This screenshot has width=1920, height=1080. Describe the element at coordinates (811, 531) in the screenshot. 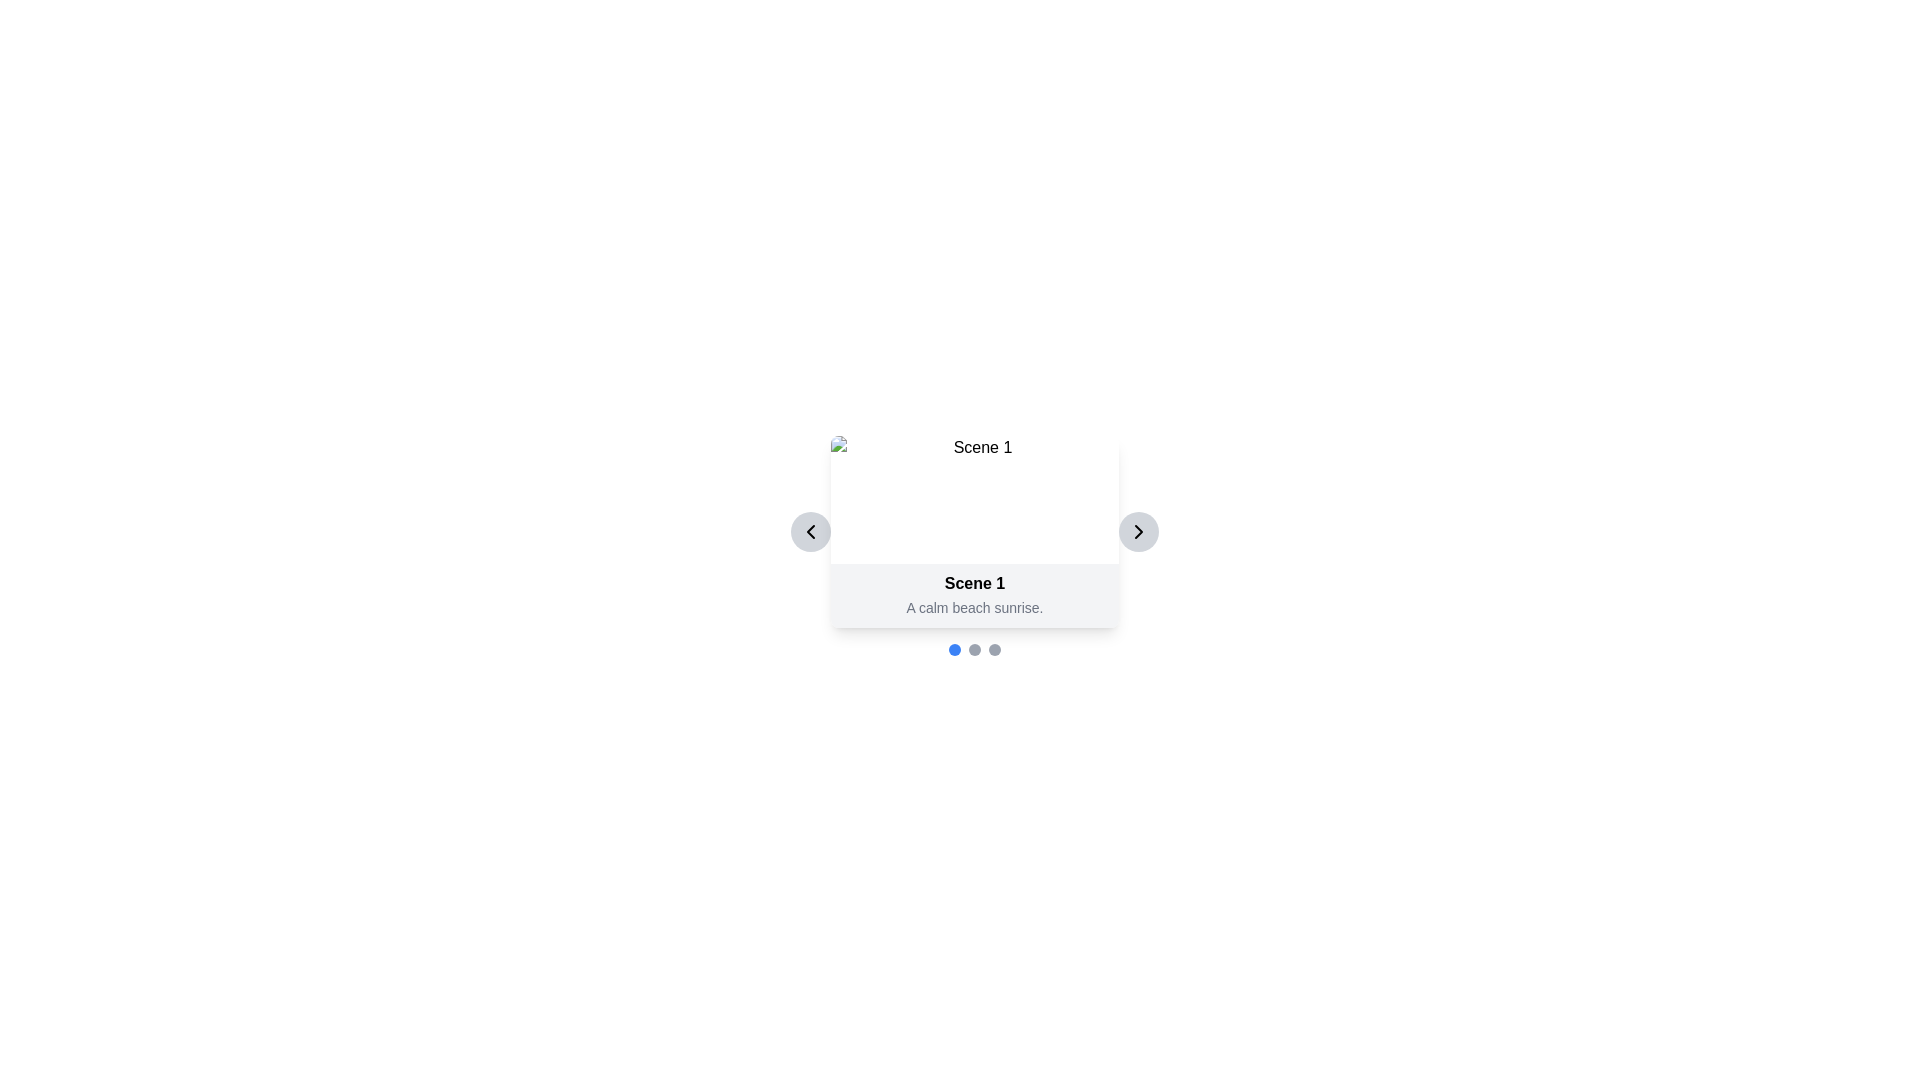

I see `the navigation icon within the circular button on the left side of the card-like structure` at that location.